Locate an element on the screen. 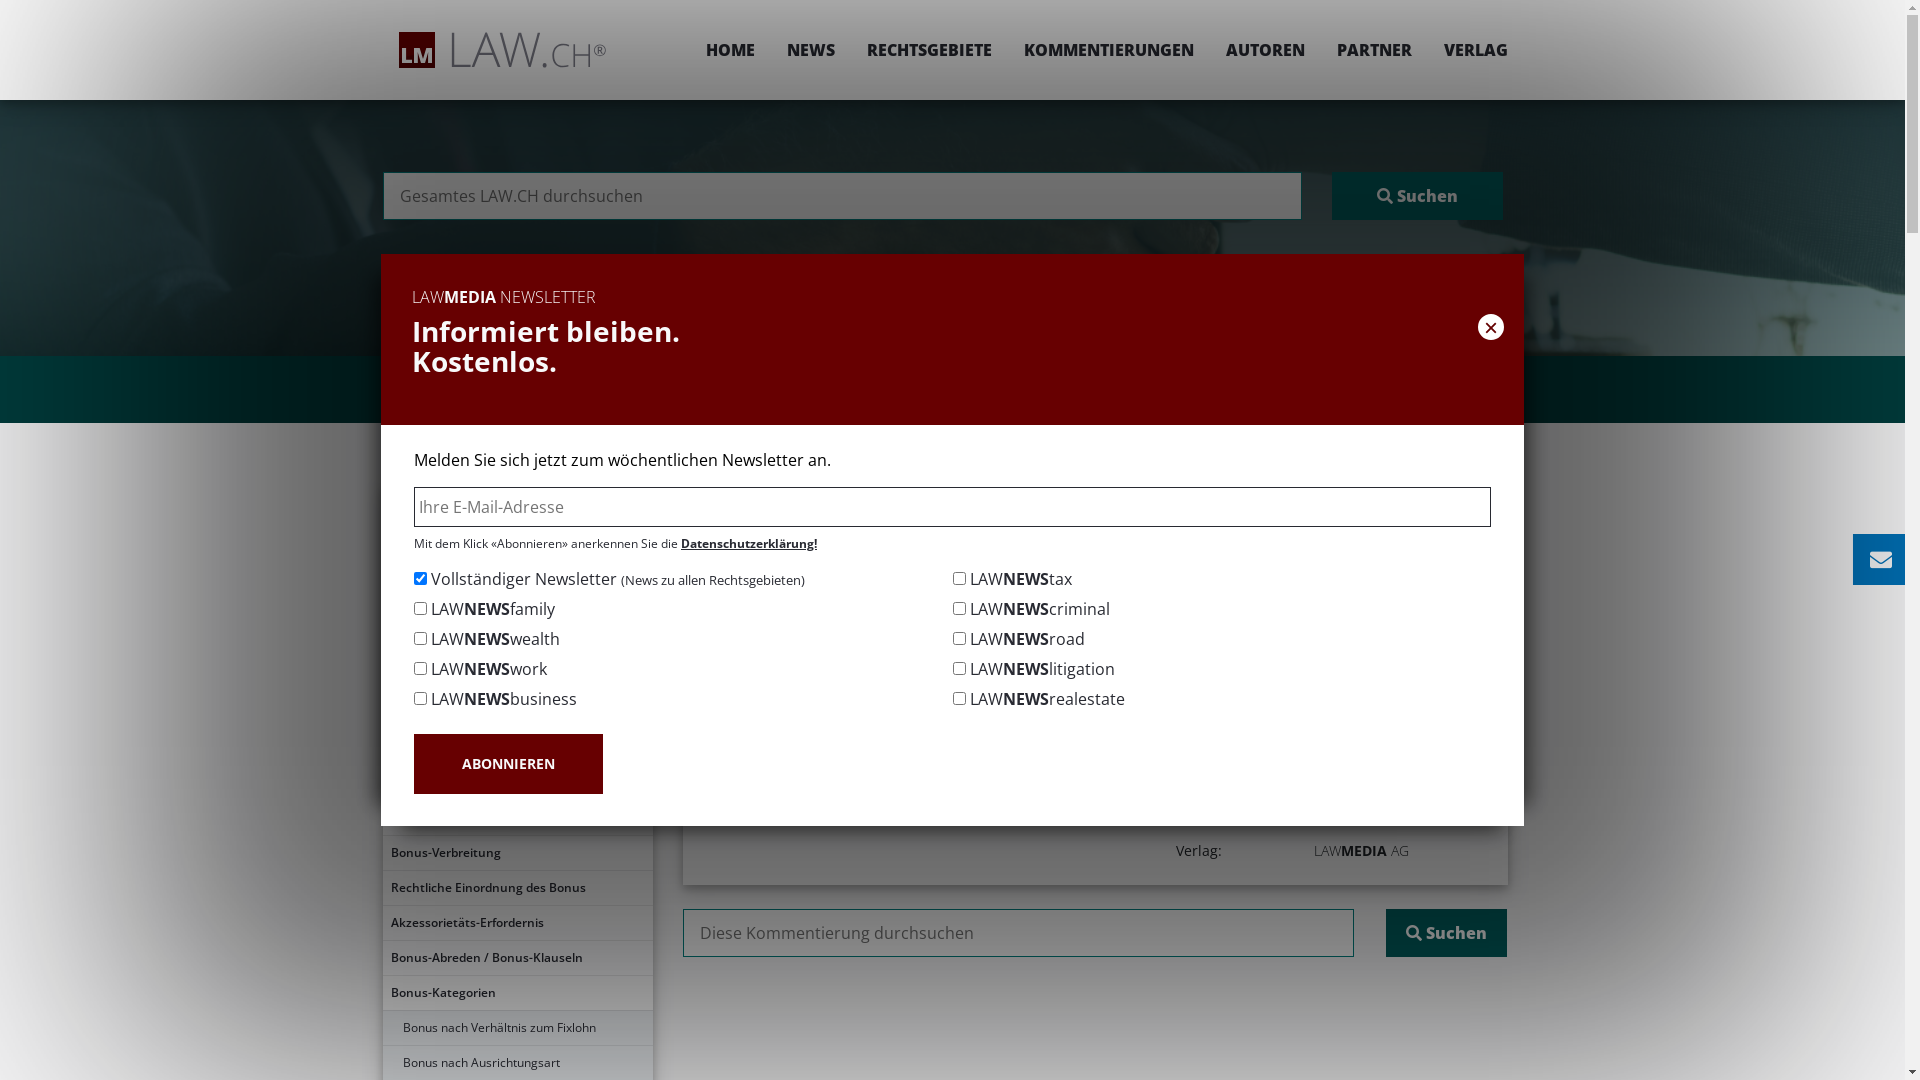 The image size is (1920, 1080). 'KOMMENTIERUNGEN' is located at coordinates (1107, 49).